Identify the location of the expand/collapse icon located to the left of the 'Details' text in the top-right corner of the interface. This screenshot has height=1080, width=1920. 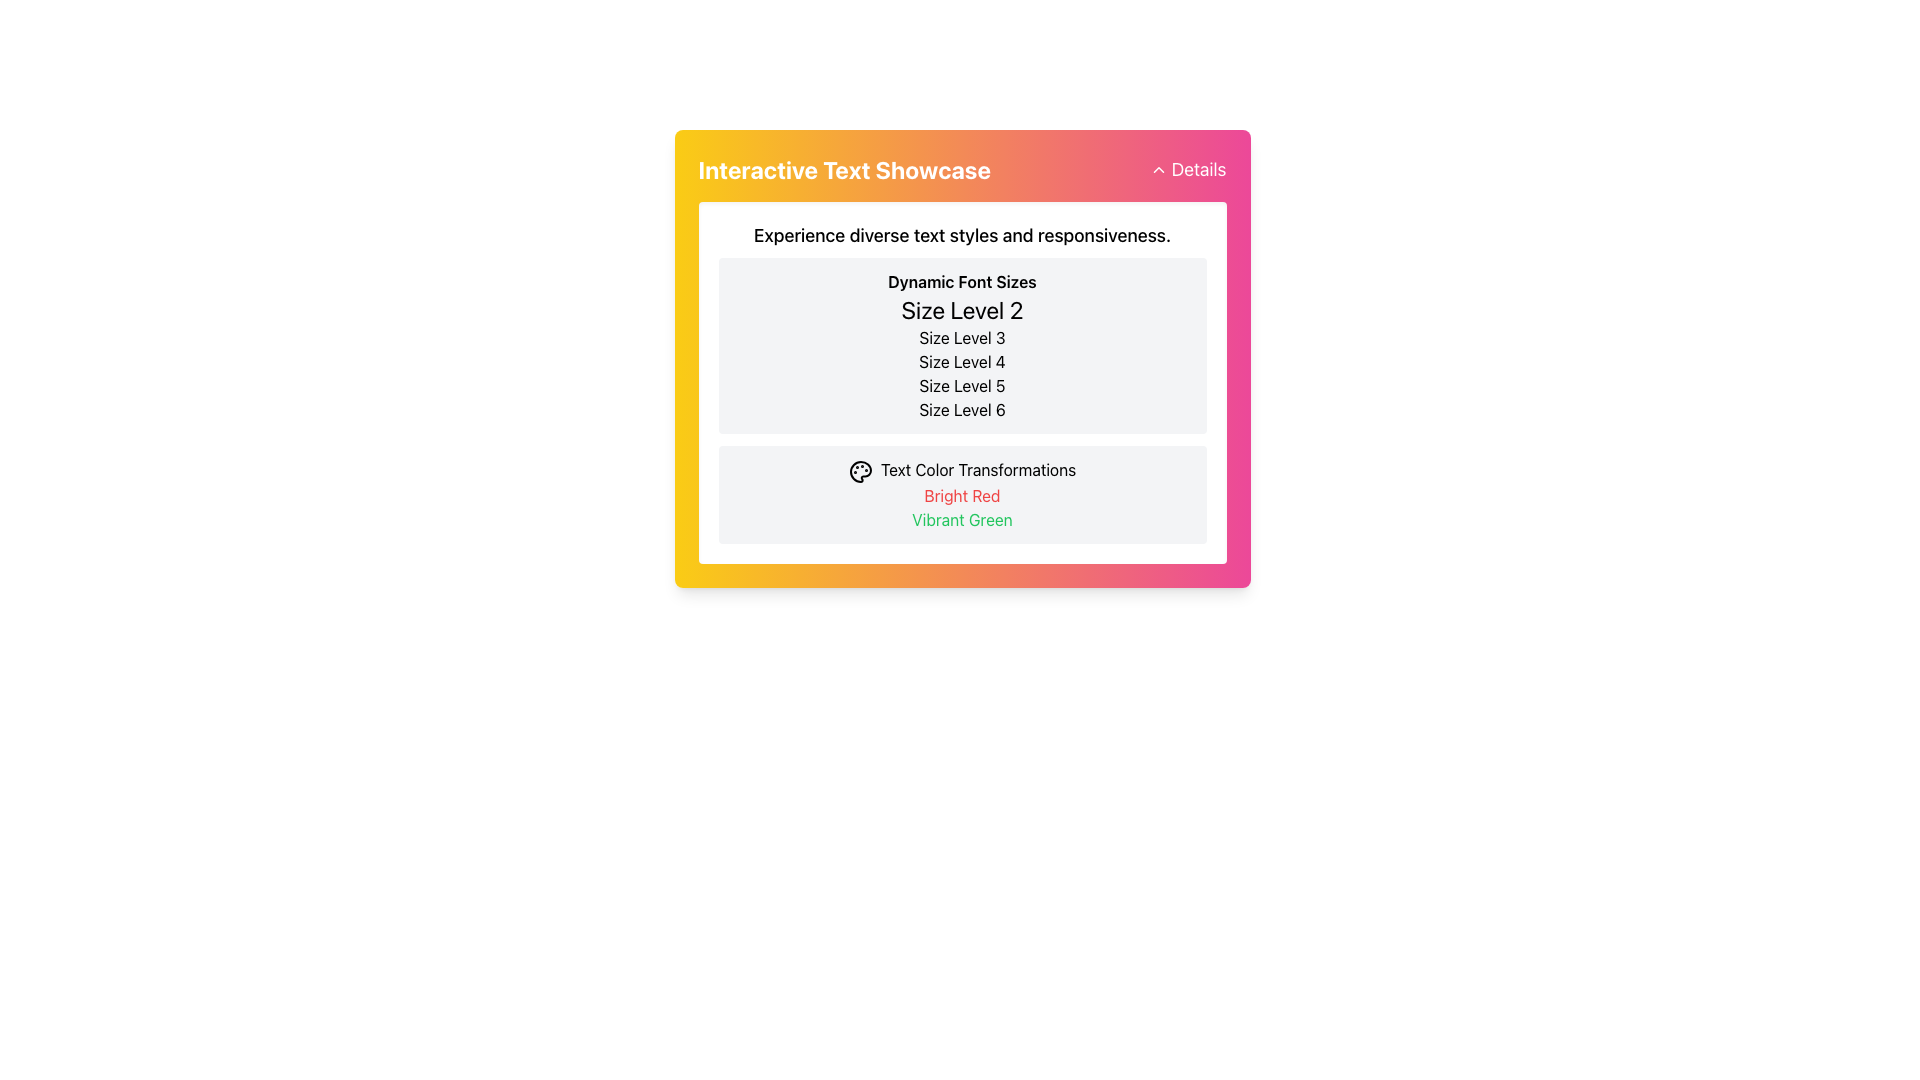
(1158, 168).